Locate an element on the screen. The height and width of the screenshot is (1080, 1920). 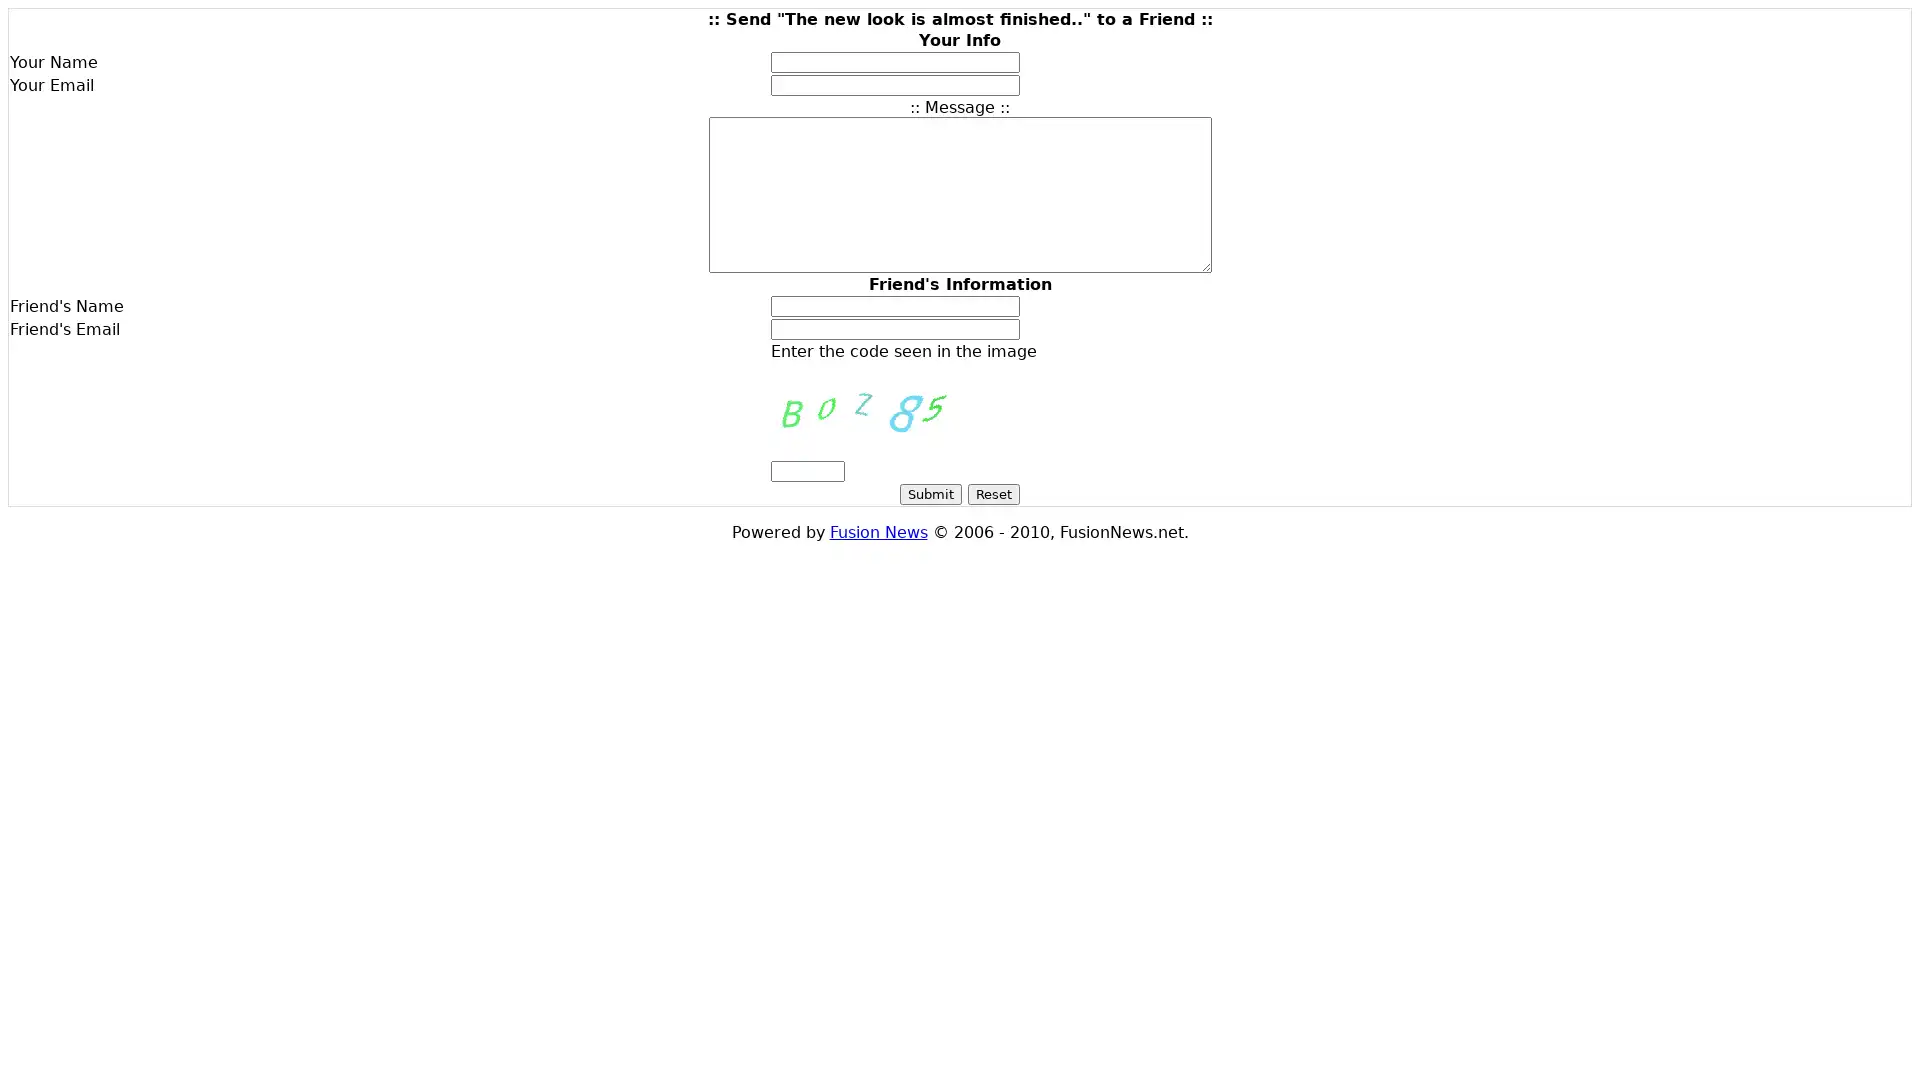
Reset is located at coordinates (993, 494).